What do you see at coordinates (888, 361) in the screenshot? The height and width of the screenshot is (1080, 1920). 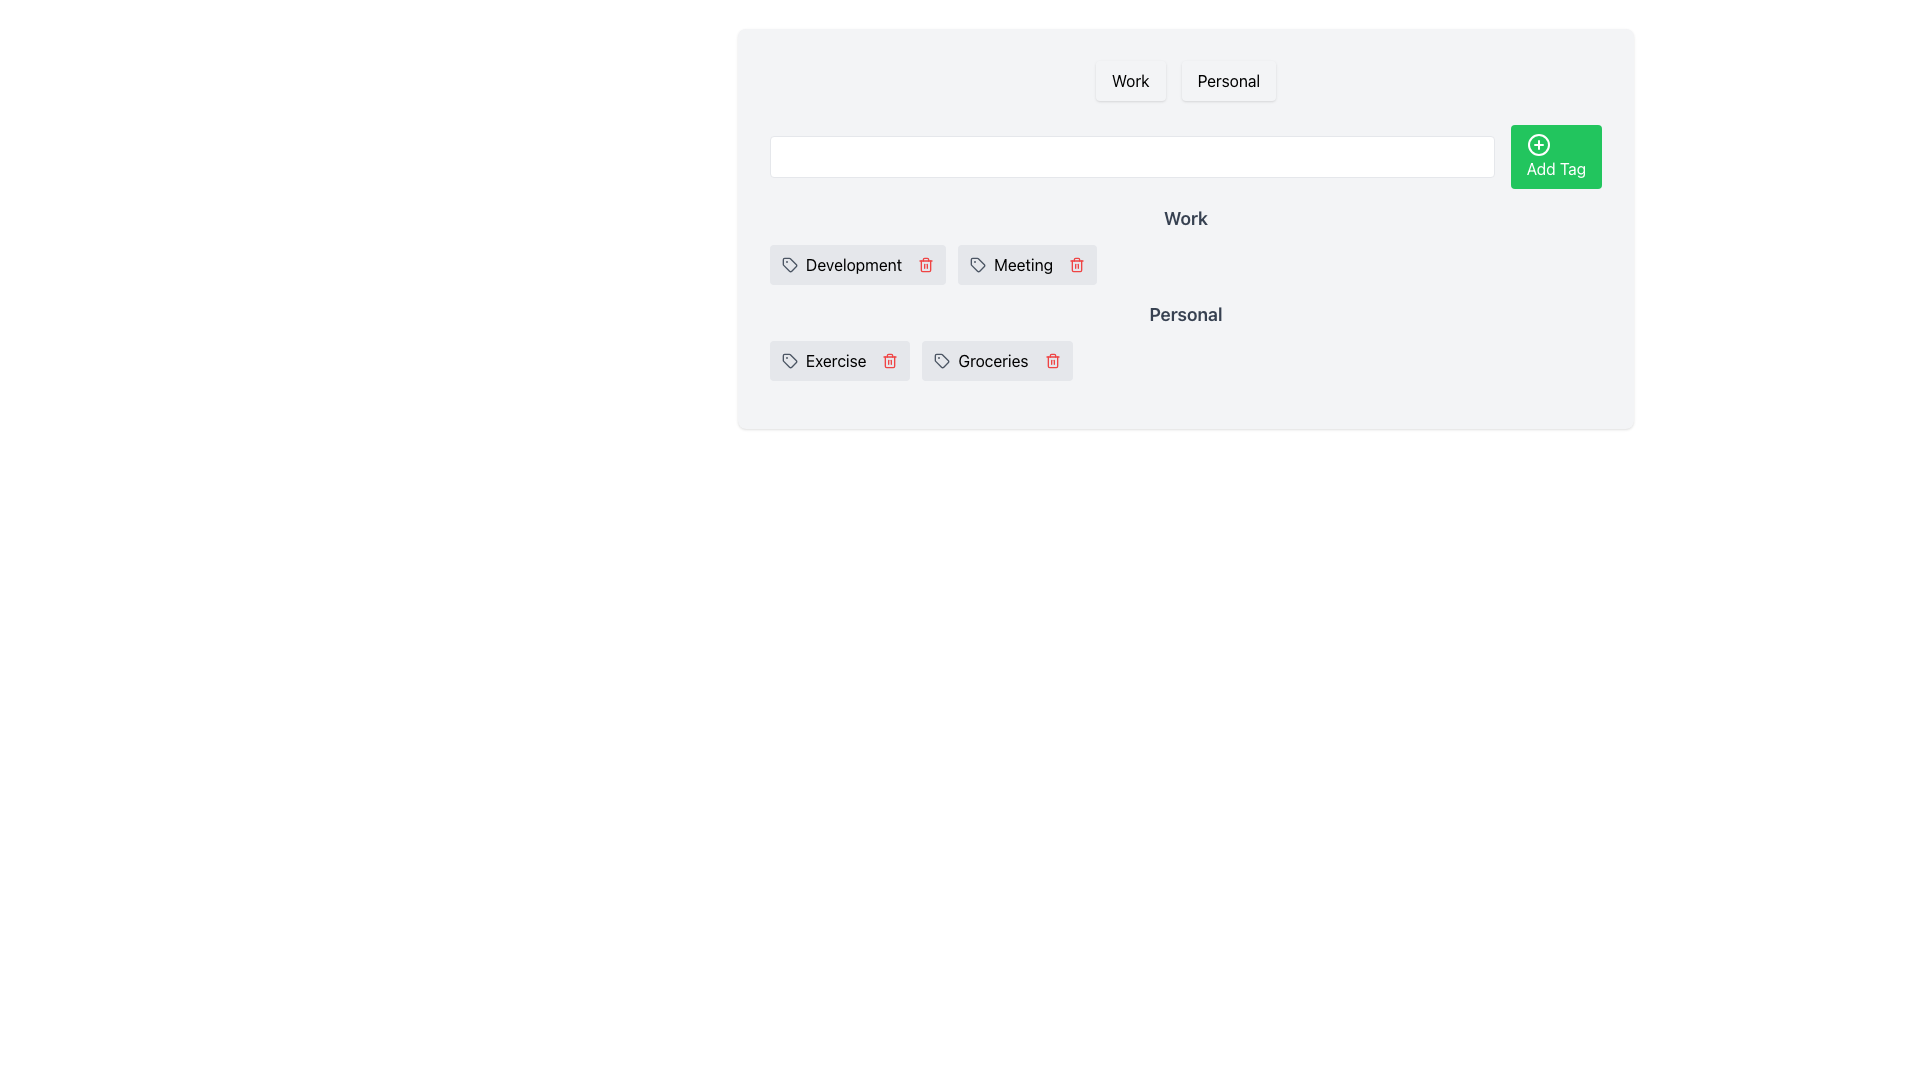 I see `the second interactive trash icon button located to the right of the 'Exercise' tag in the 'Personal' section` at bounding box center [888, 361].